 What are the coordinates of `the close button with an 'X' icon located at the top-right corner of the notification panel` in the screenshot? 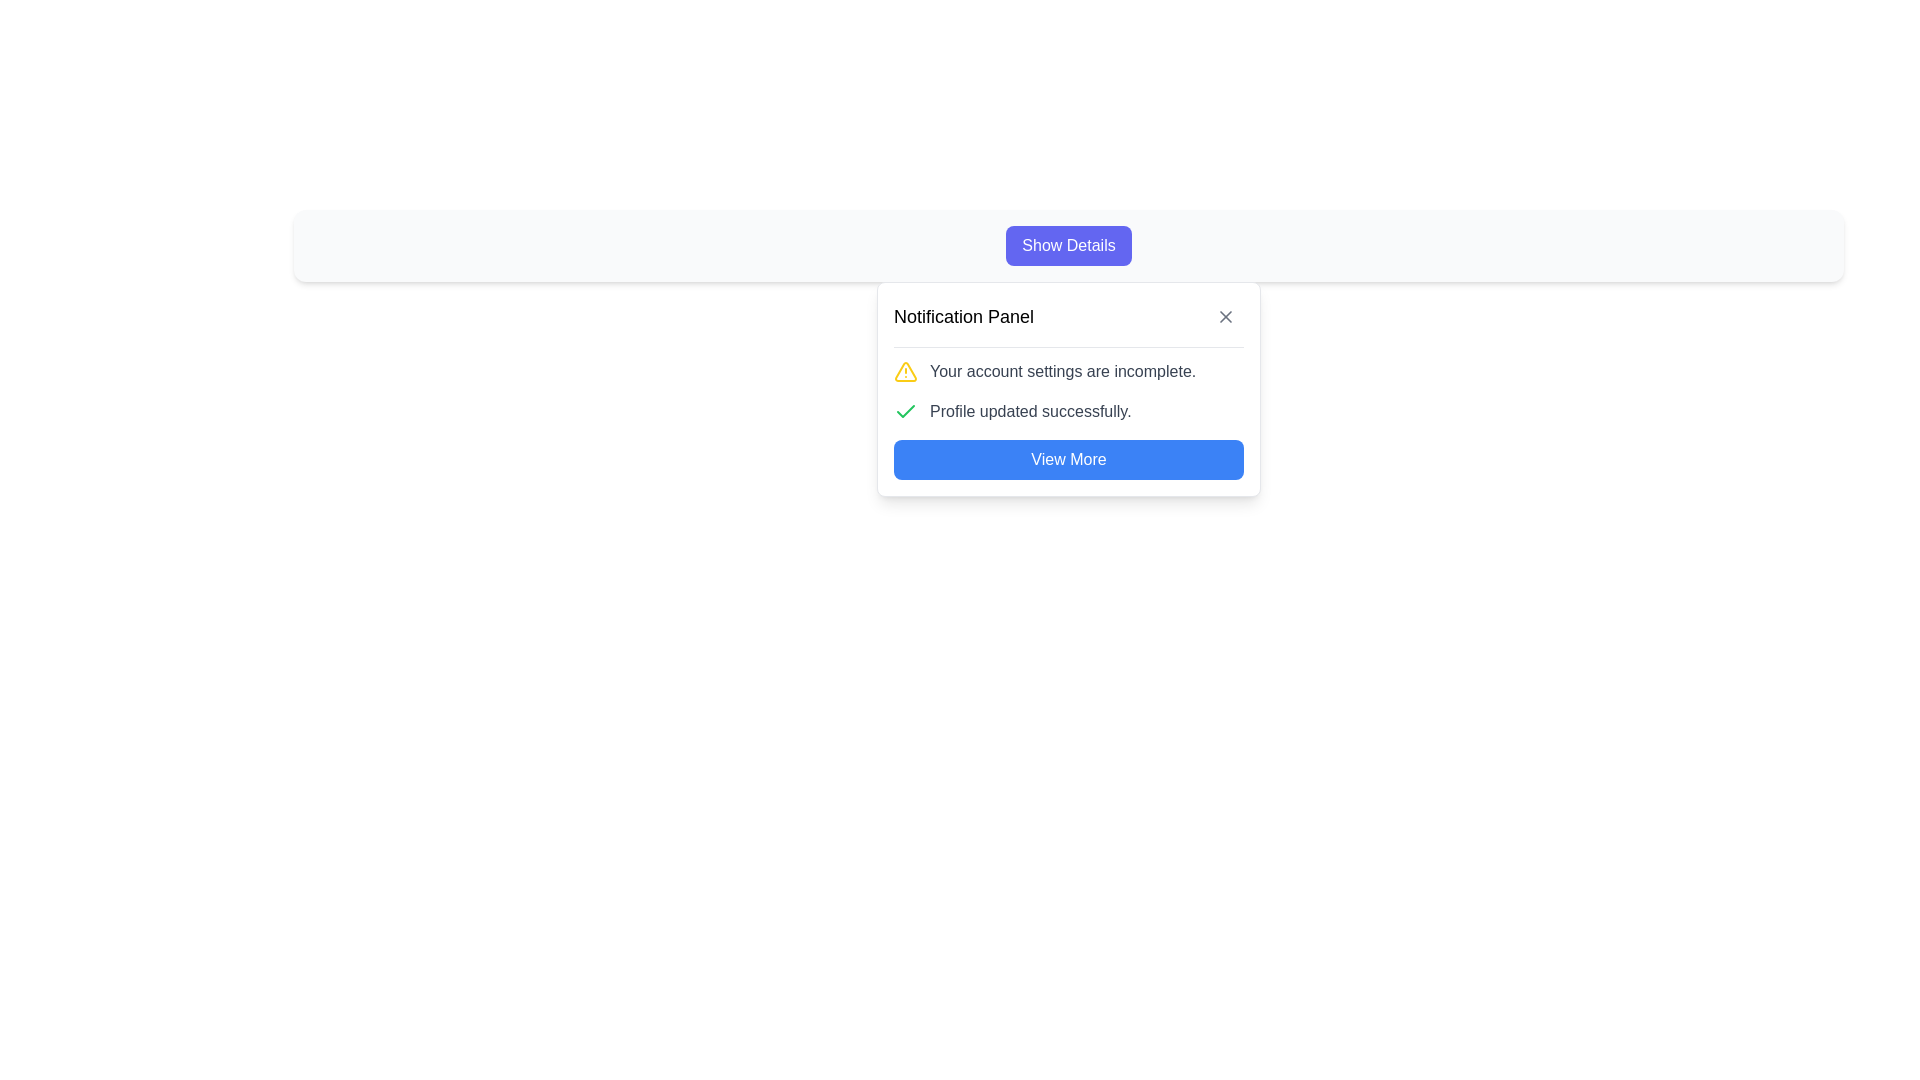 It's located at (1224, 315).